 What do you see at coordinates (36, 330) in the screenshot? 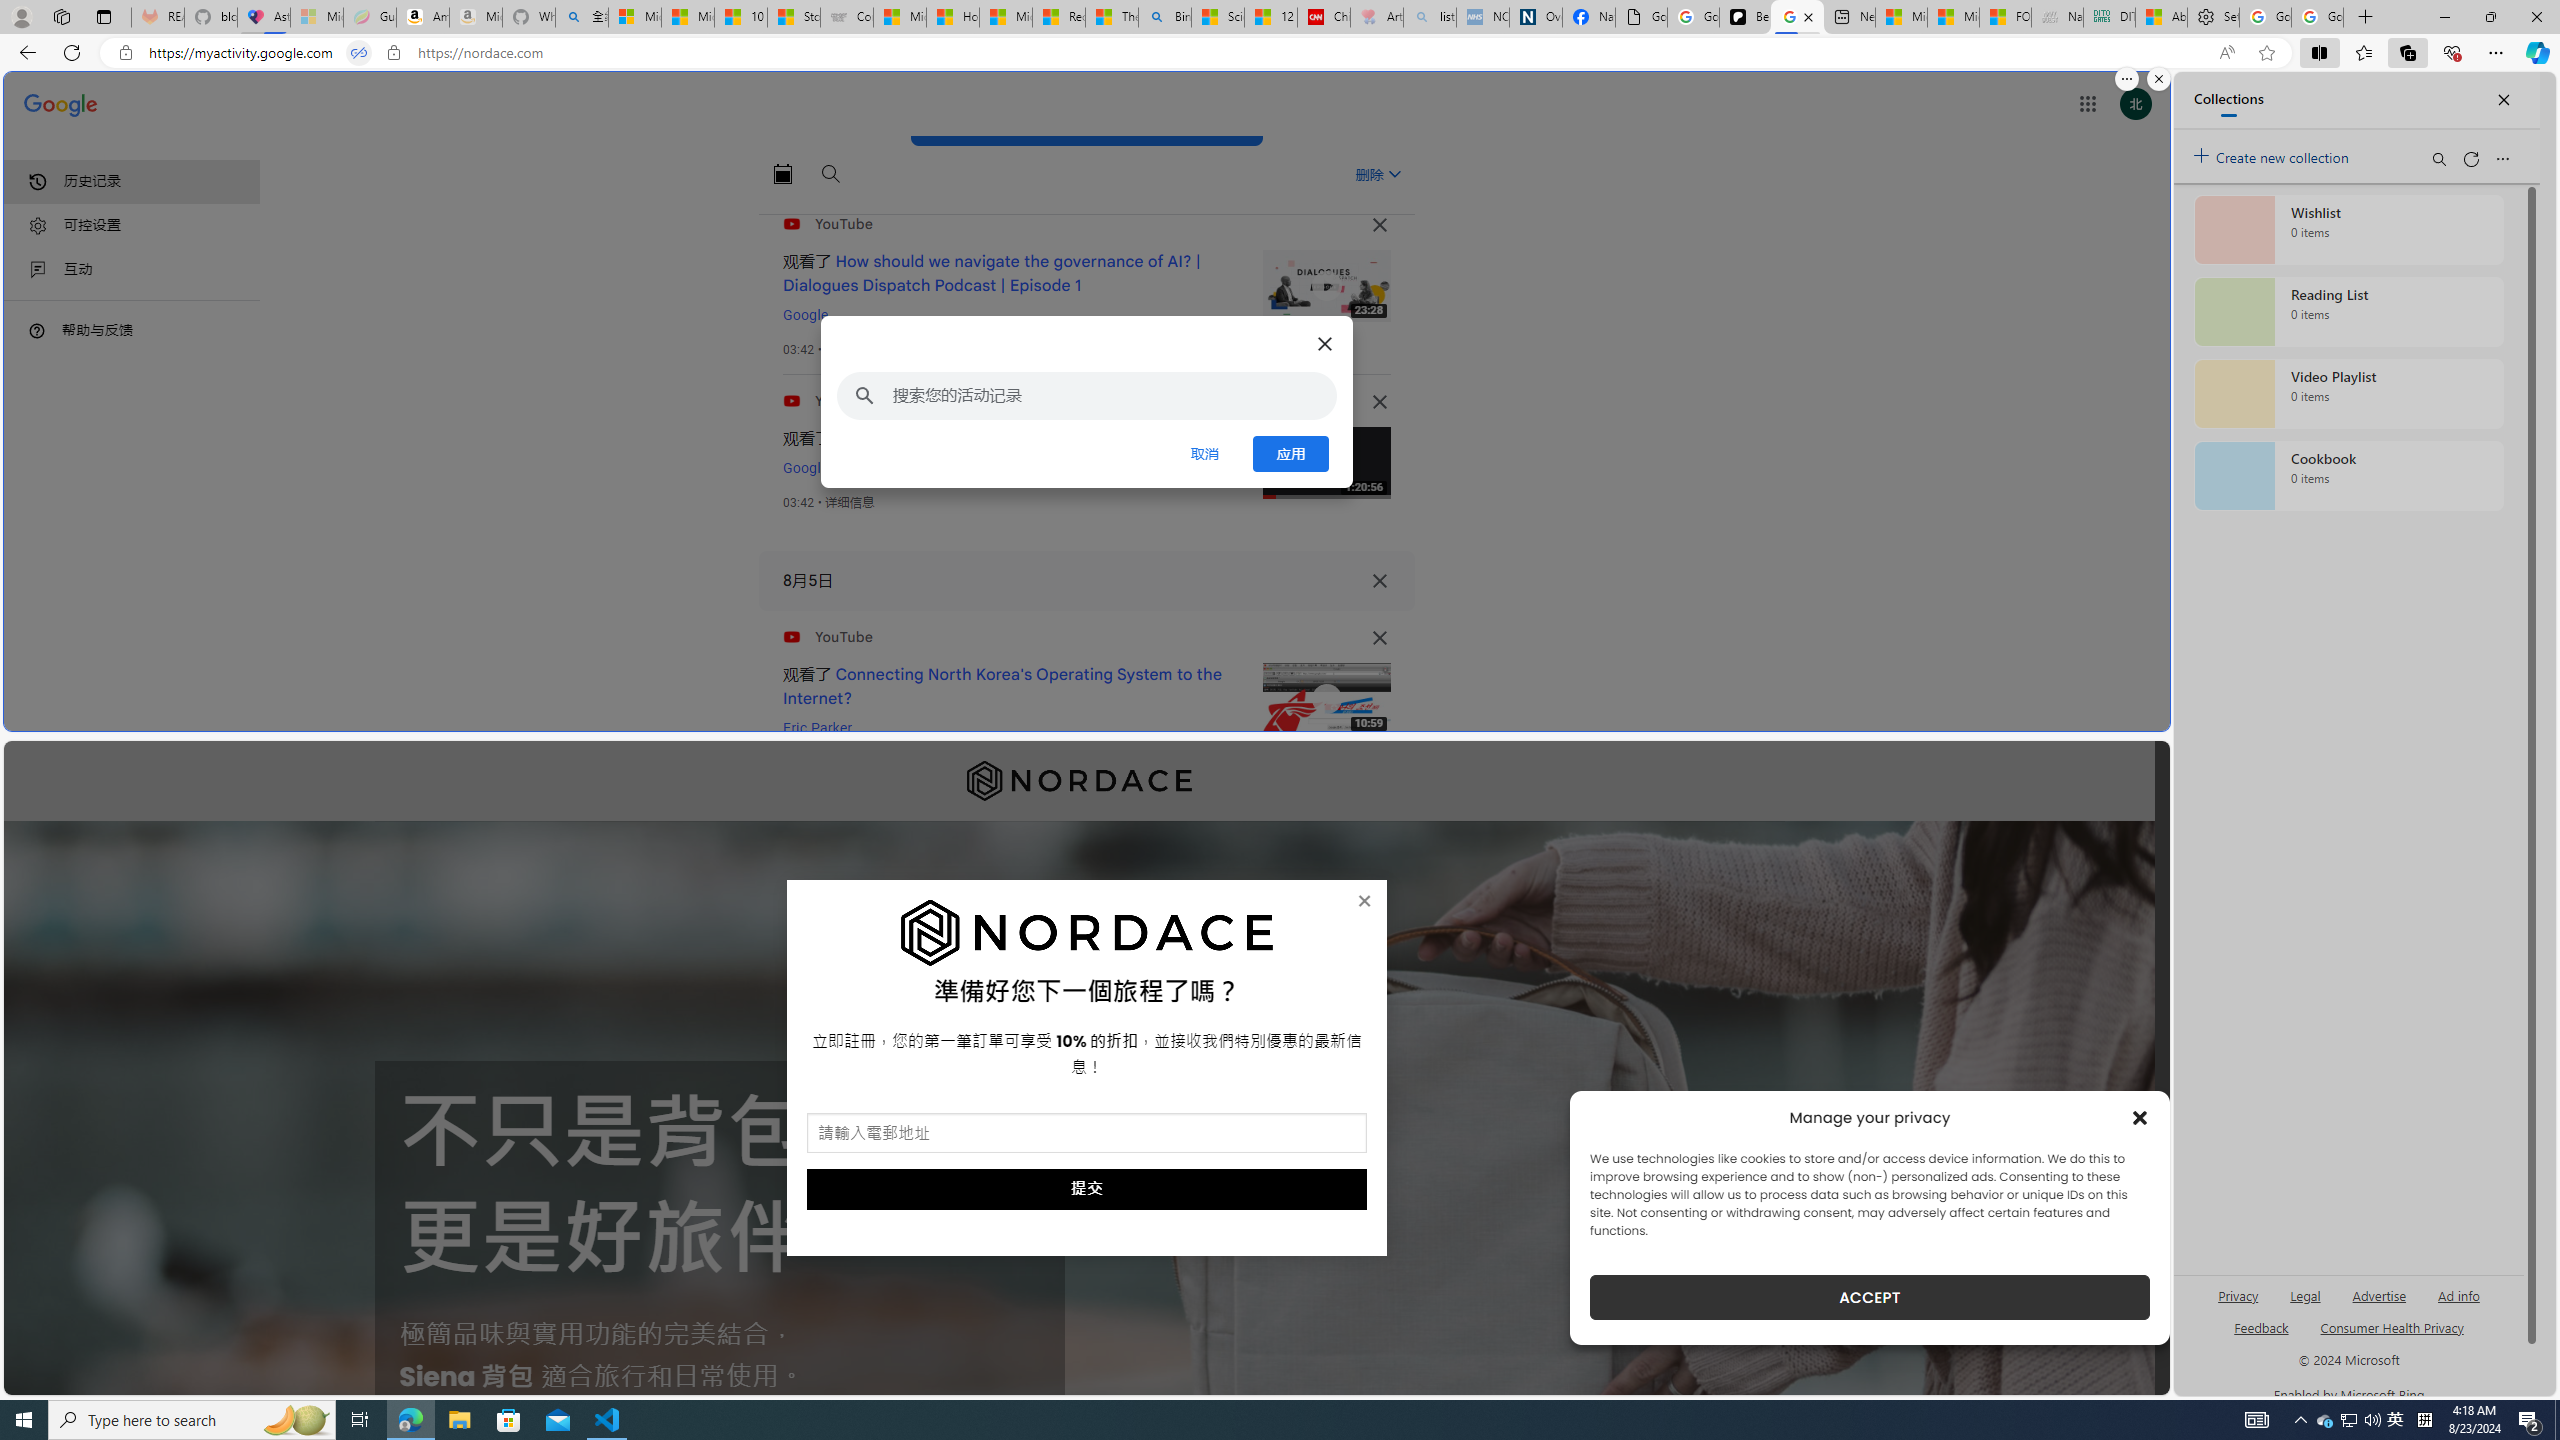
I see `'Class: DTiKkd NMm5M'` at bounding box center [36, 330].